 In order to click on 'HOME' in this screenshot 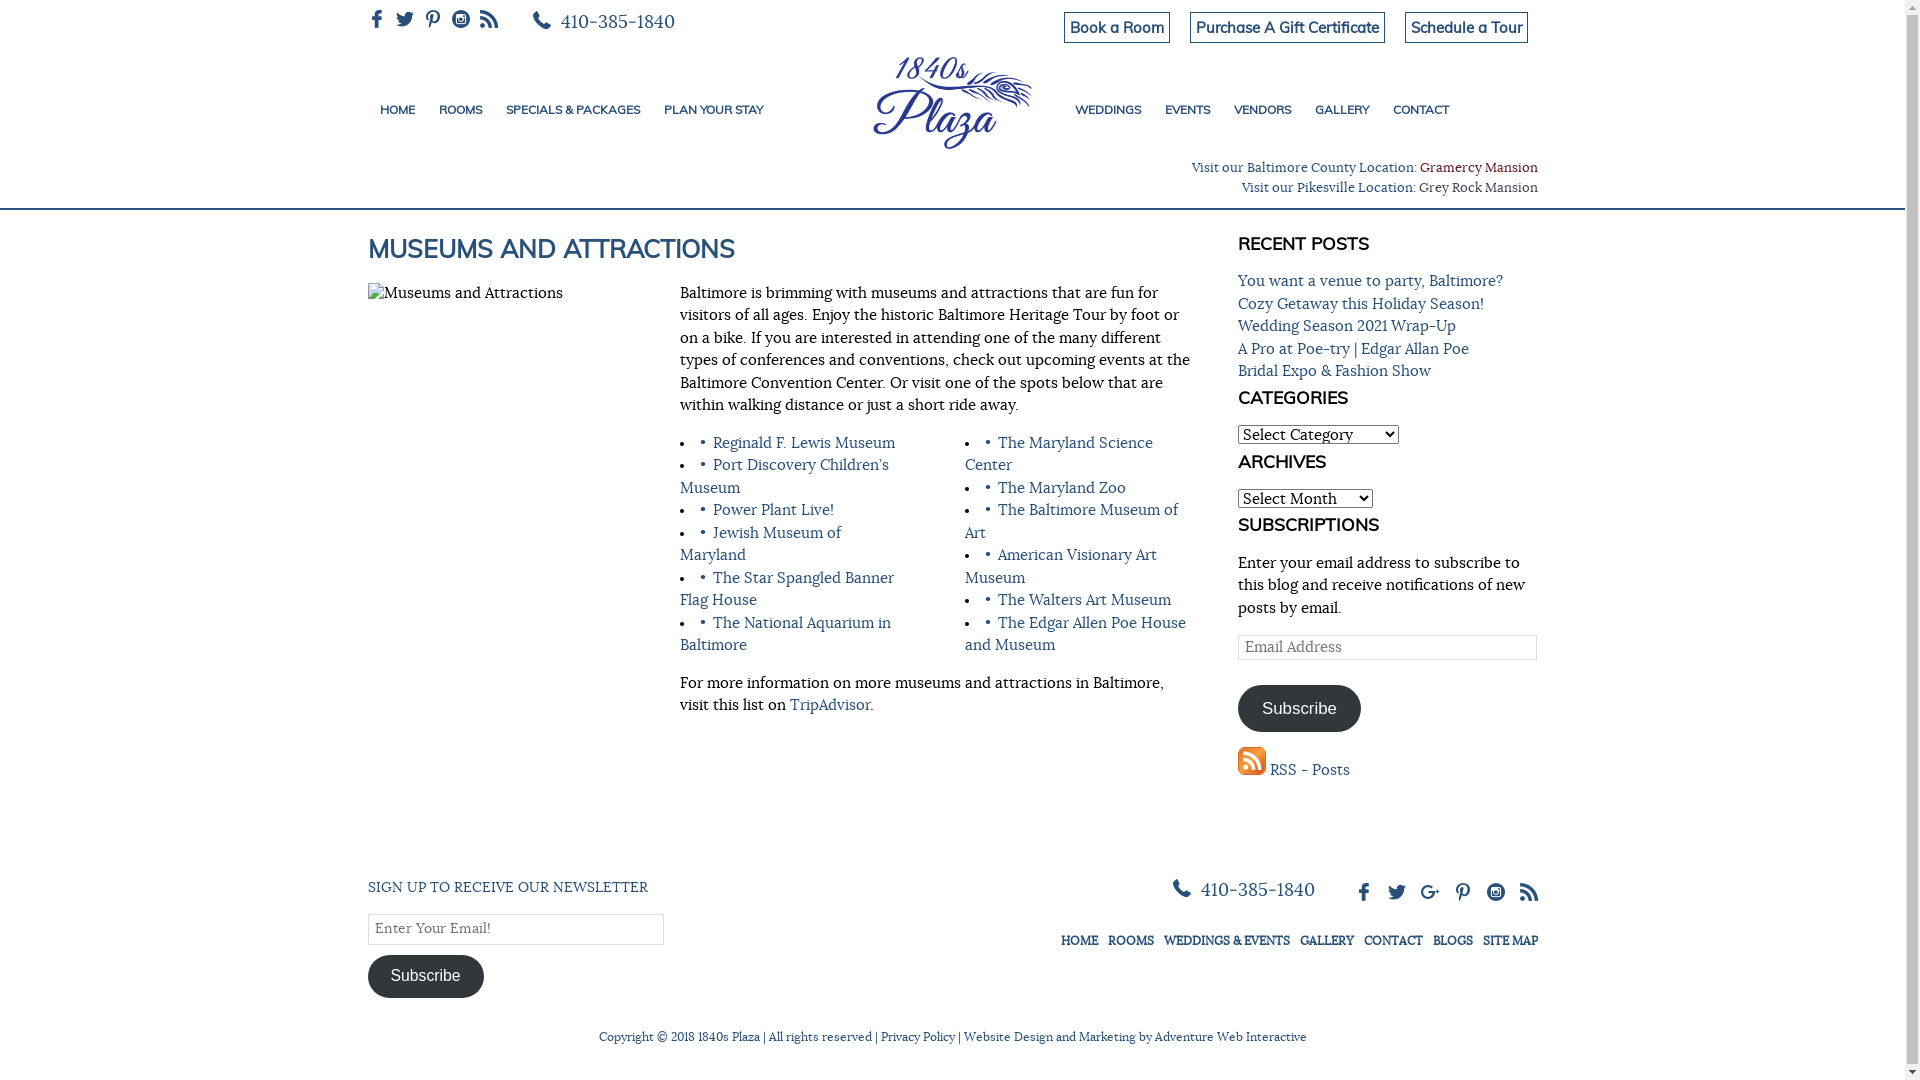, I will do `click(1077, 940)`.